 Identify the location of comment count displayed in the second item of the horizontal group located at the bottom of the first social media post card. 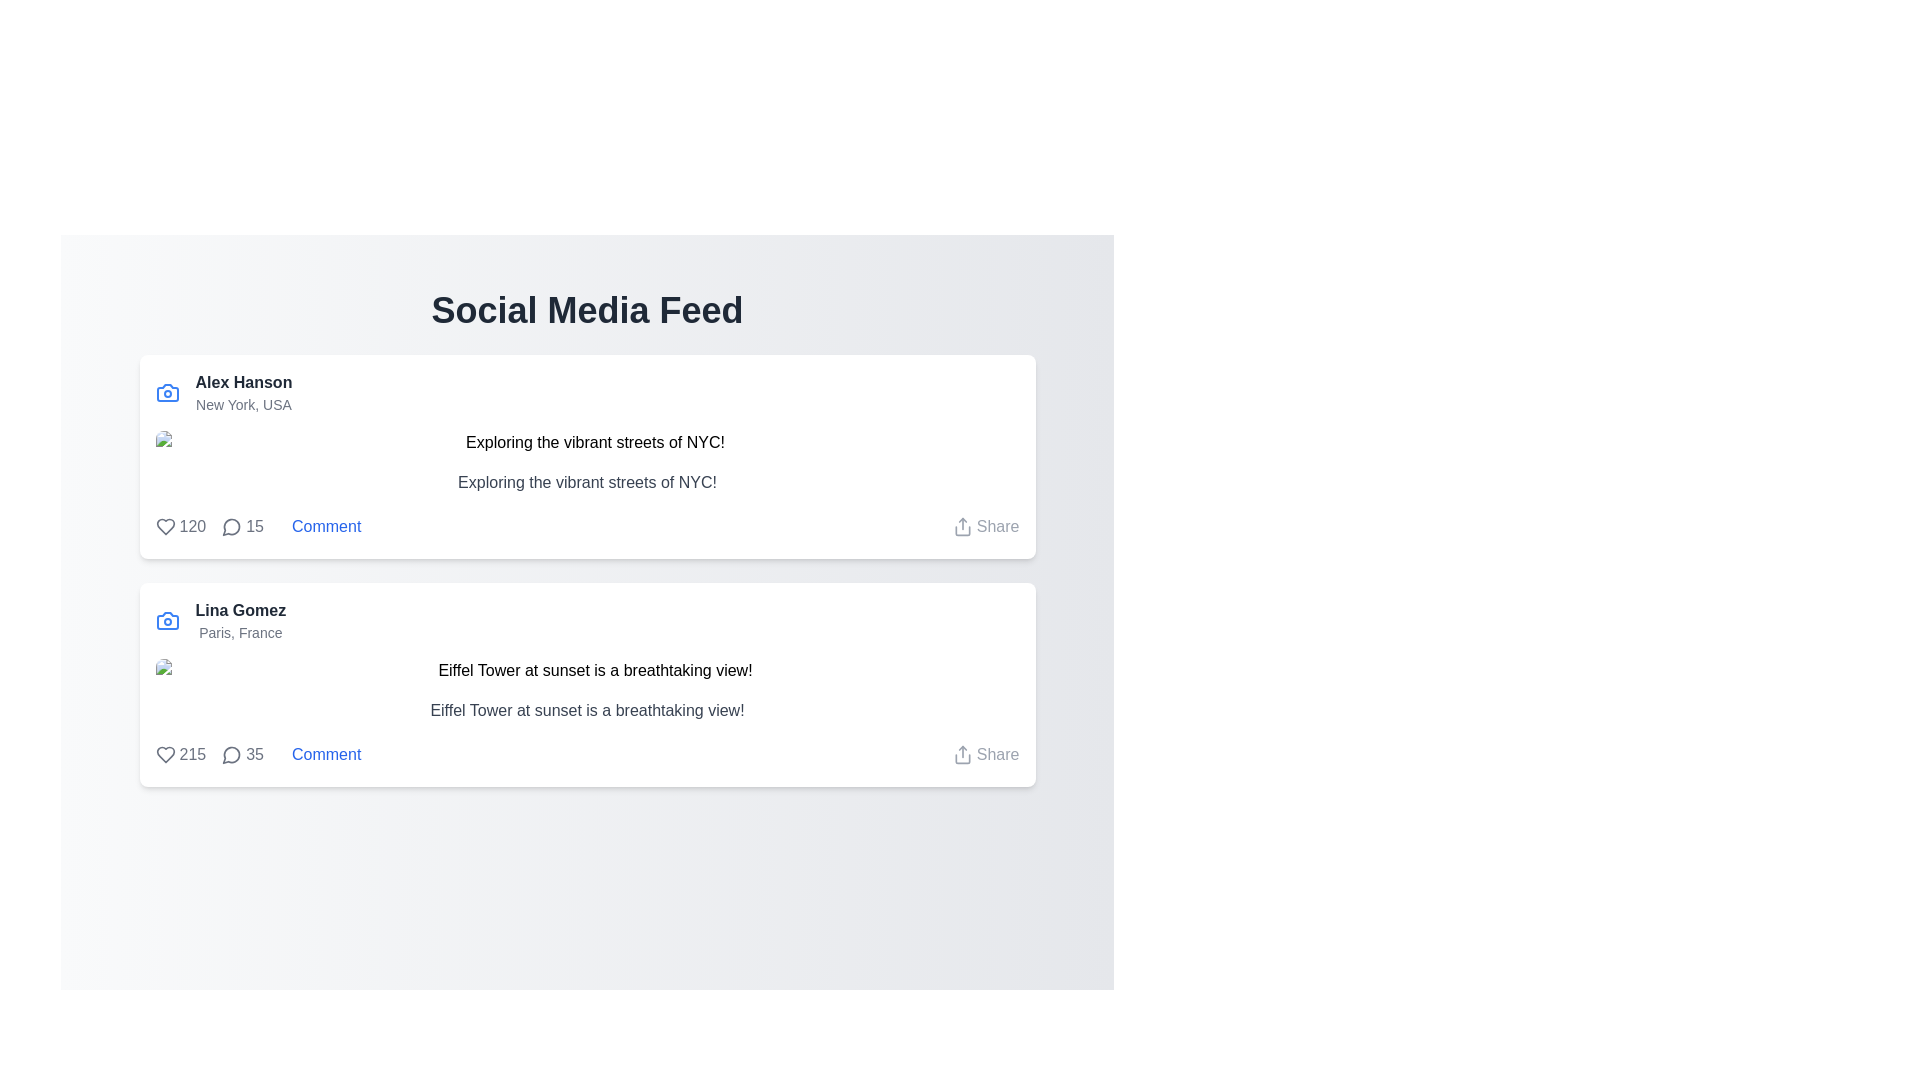
(242, 526).